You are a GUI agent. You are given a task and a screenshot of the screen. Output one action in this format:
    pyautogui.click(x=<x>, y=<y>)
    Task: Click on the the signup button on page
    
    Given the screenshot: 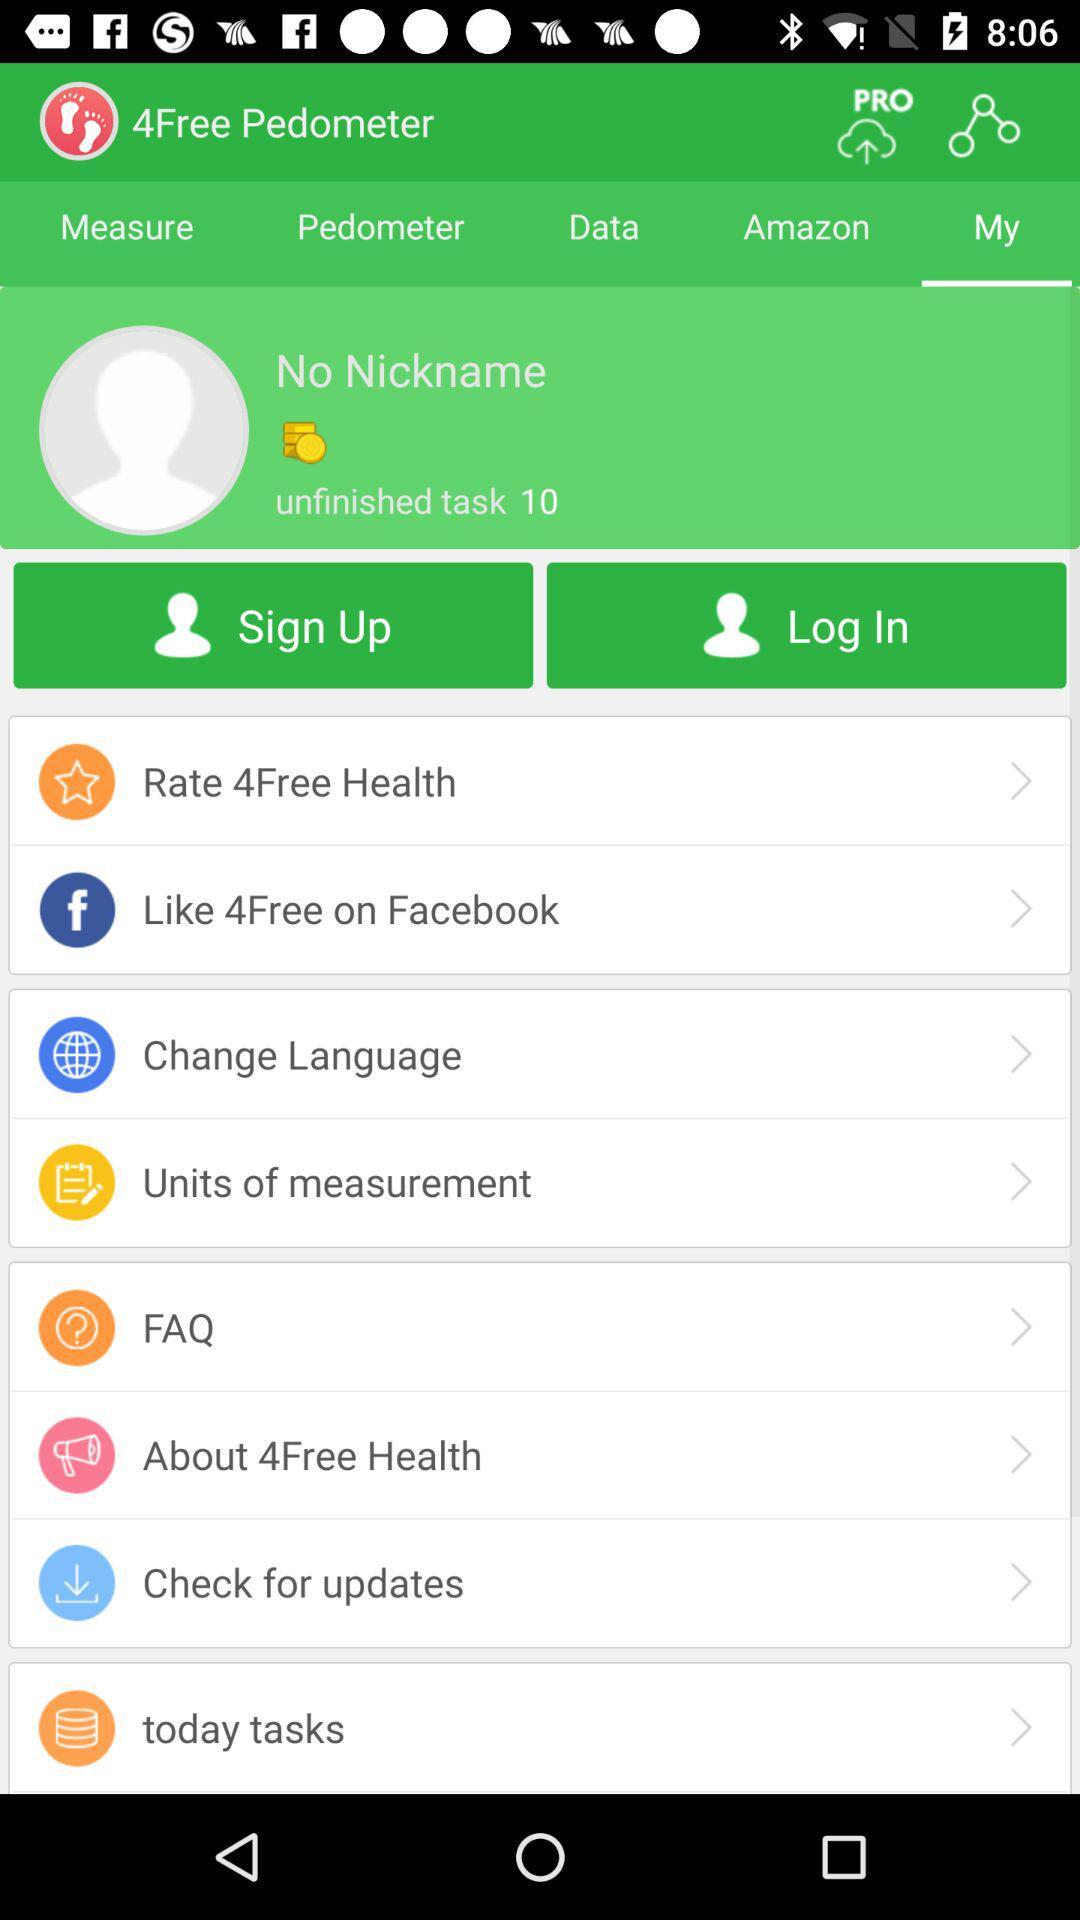 What is the action you would take?
    pyautogui.click(x=273, y=624)
    